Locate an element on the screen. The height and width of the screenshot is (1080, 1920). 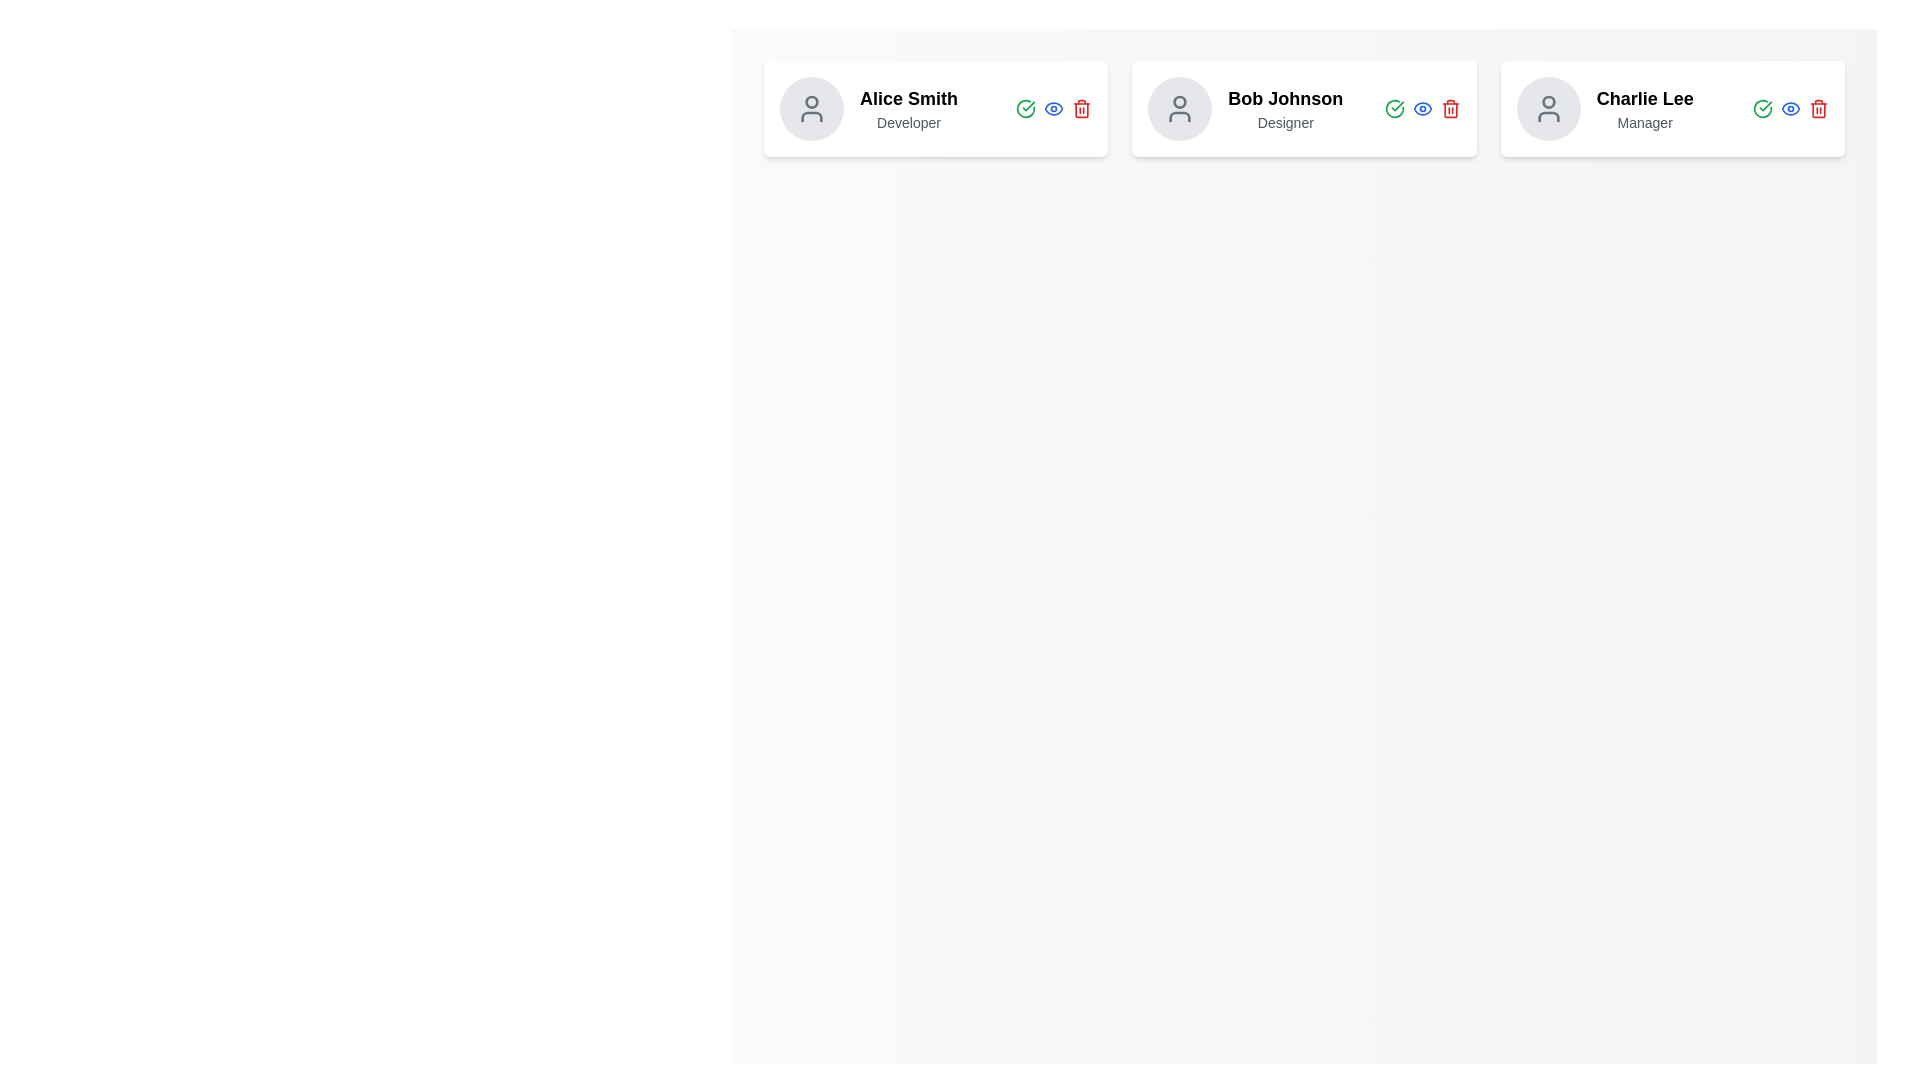
the confirmation icon button located in the profile card of Charlie Lee (labeled 'Manager') is located at coordinates (1762, 108).